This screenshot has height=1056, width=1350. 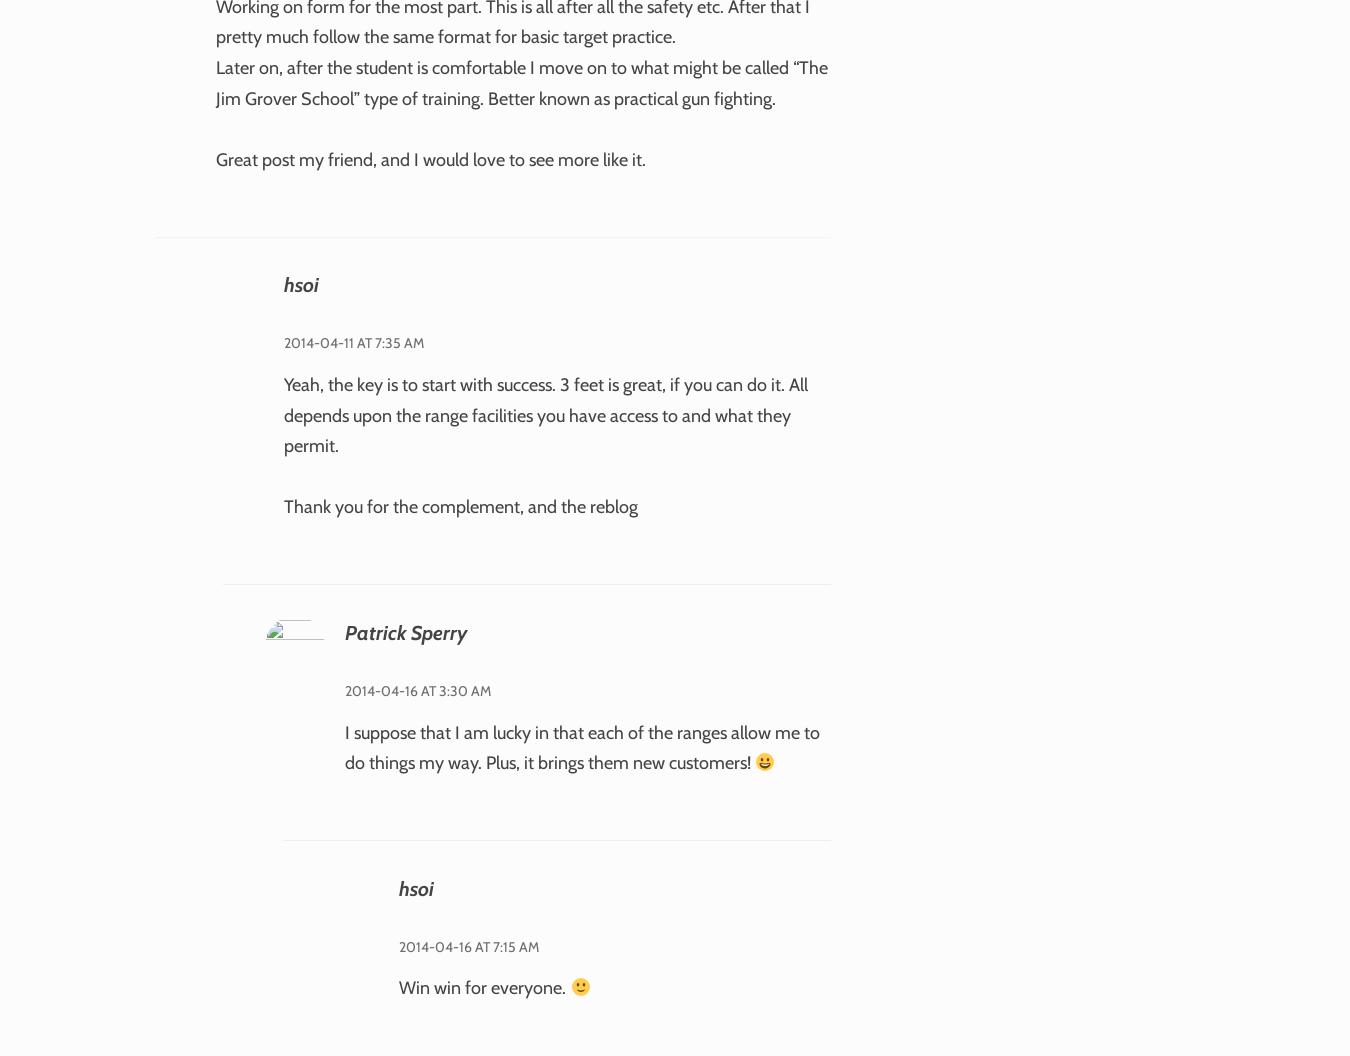 I want to click on '2014-04-16 at 3:30 am', so click(x=343, y=689).